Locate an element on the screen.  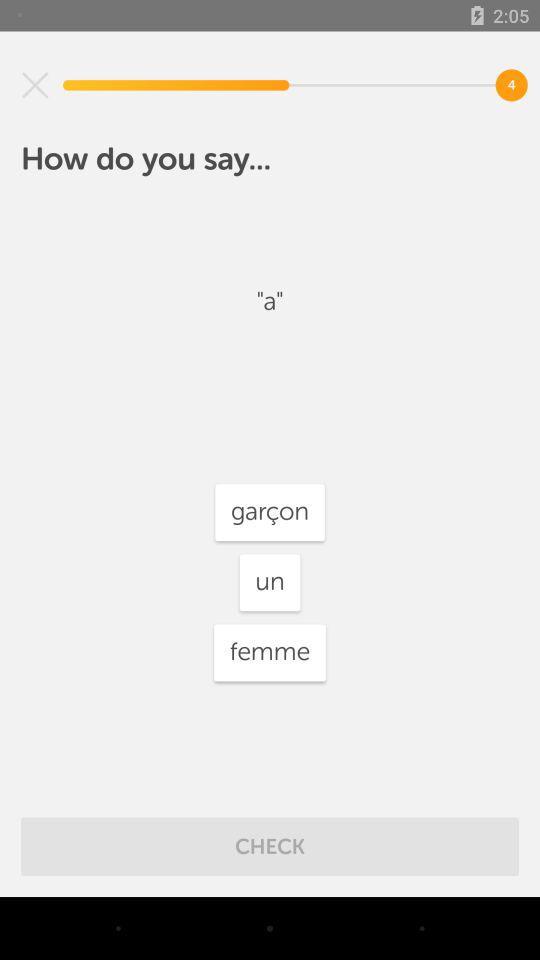
item at the top left corner is located at coordinates (35, 85).